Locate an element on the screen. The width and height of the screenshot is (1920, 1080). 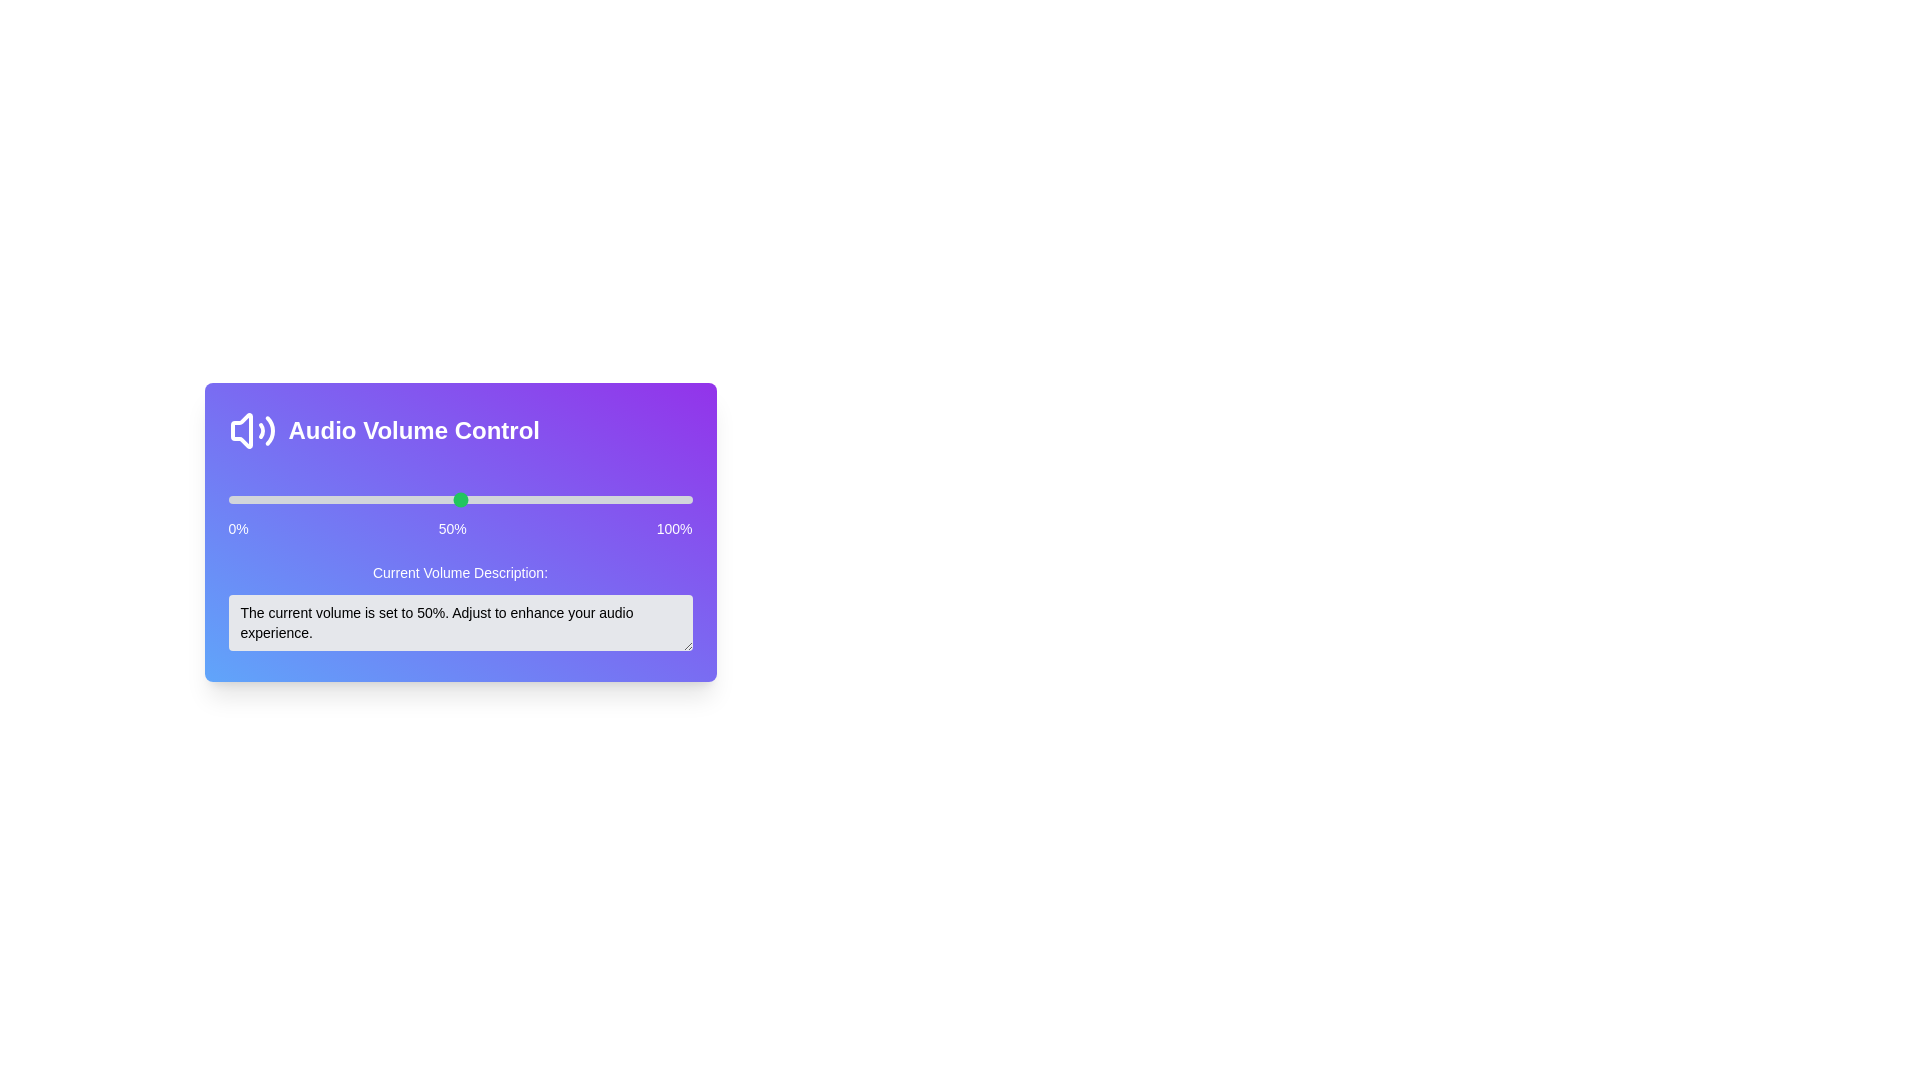
the volume slider to 71% is located at coordinates (557, 499).